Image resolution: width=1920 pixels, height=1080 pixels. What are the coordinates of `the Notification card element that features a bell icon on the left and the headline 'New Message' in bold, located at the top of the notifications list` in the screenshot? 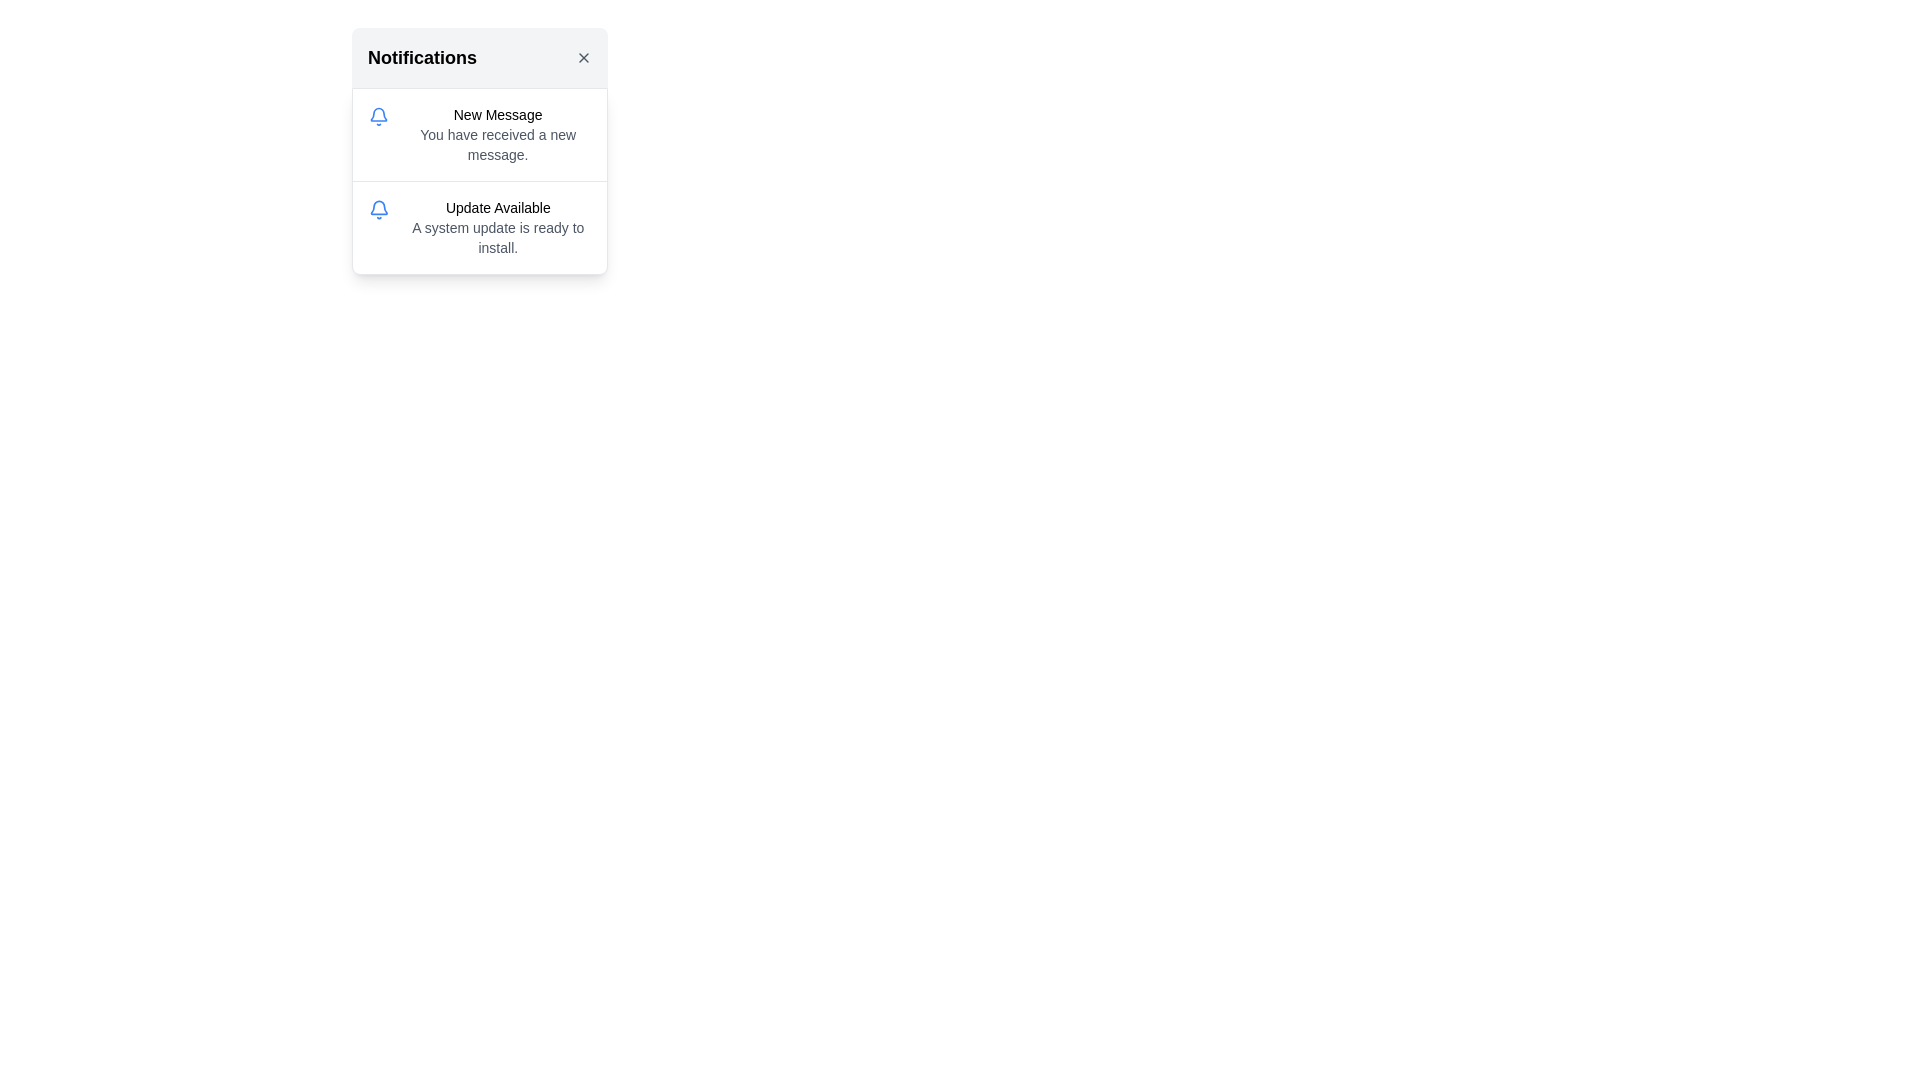 It's located at (480, 135).